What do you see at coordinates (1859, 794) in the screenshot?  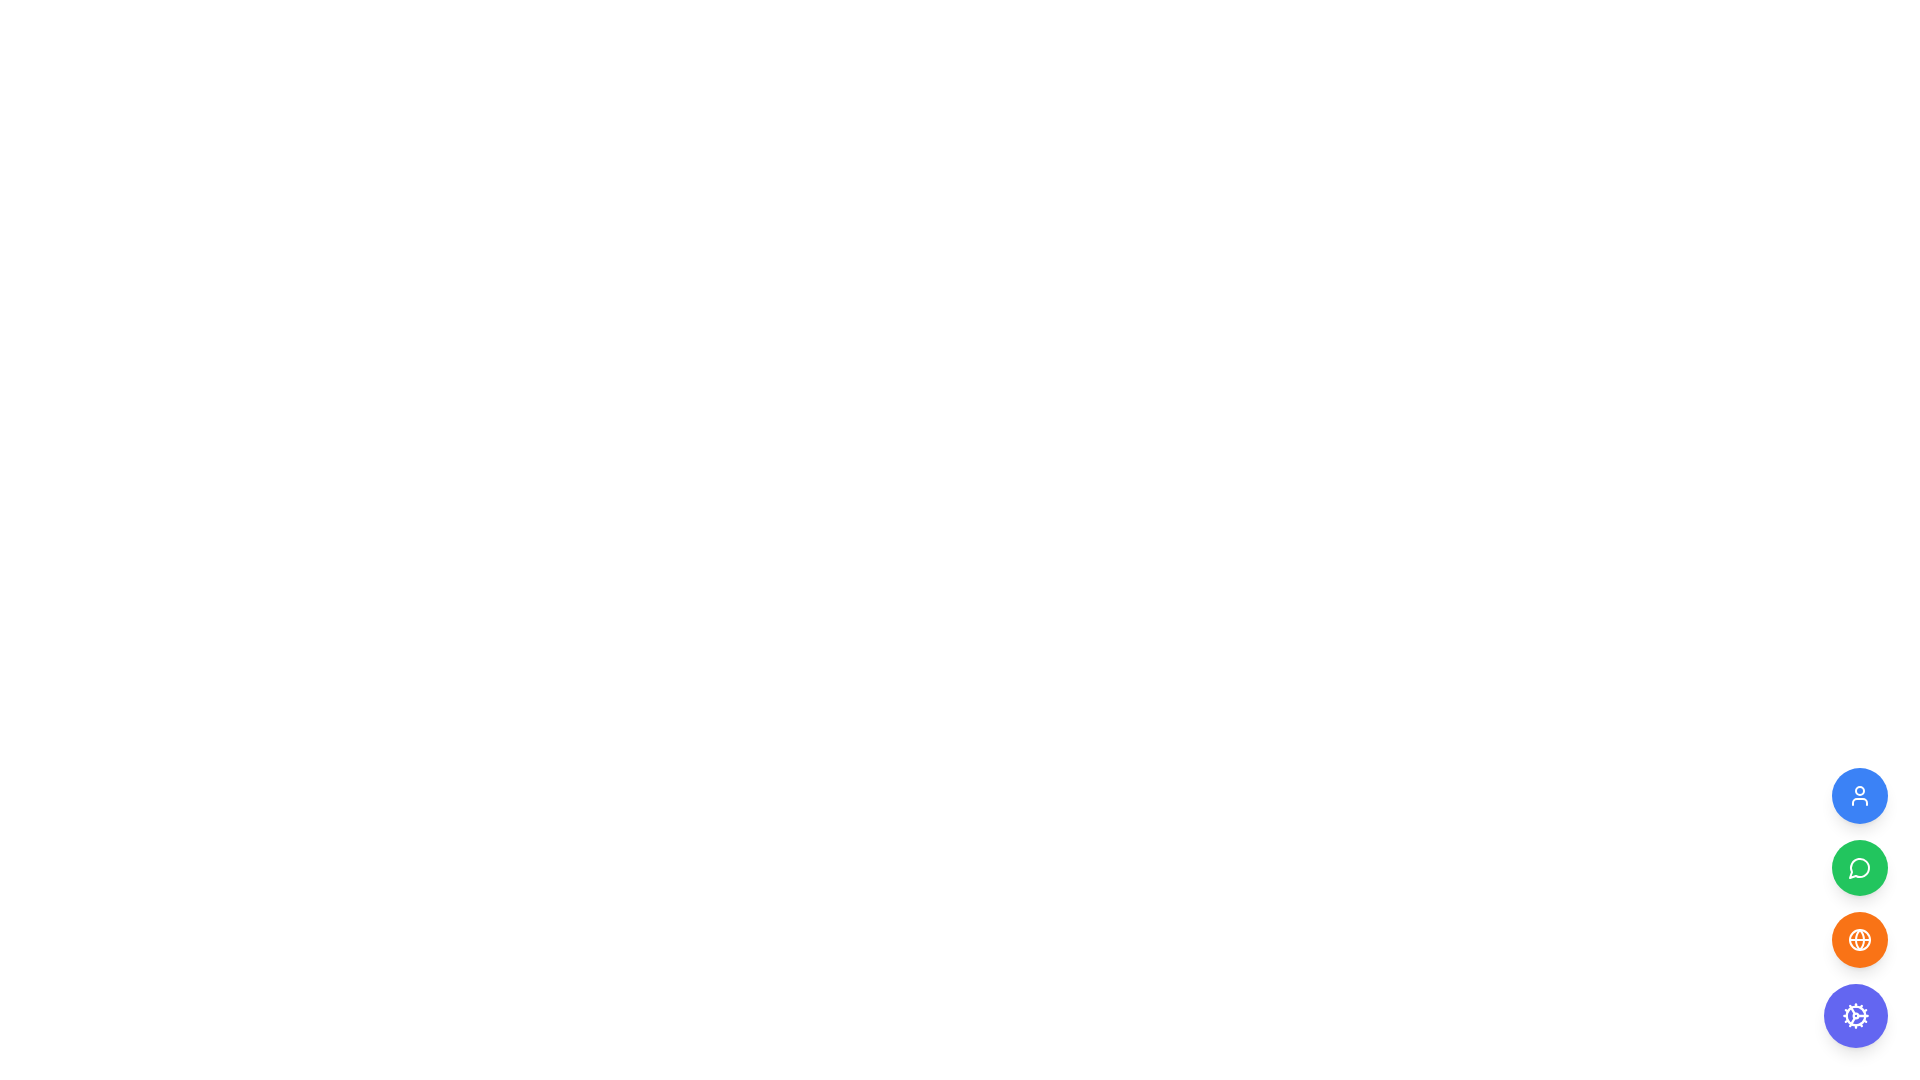 I see `the circular blue button with a white user icon at the bottom-right corner of the interface` at bounding box center [1859, 794].